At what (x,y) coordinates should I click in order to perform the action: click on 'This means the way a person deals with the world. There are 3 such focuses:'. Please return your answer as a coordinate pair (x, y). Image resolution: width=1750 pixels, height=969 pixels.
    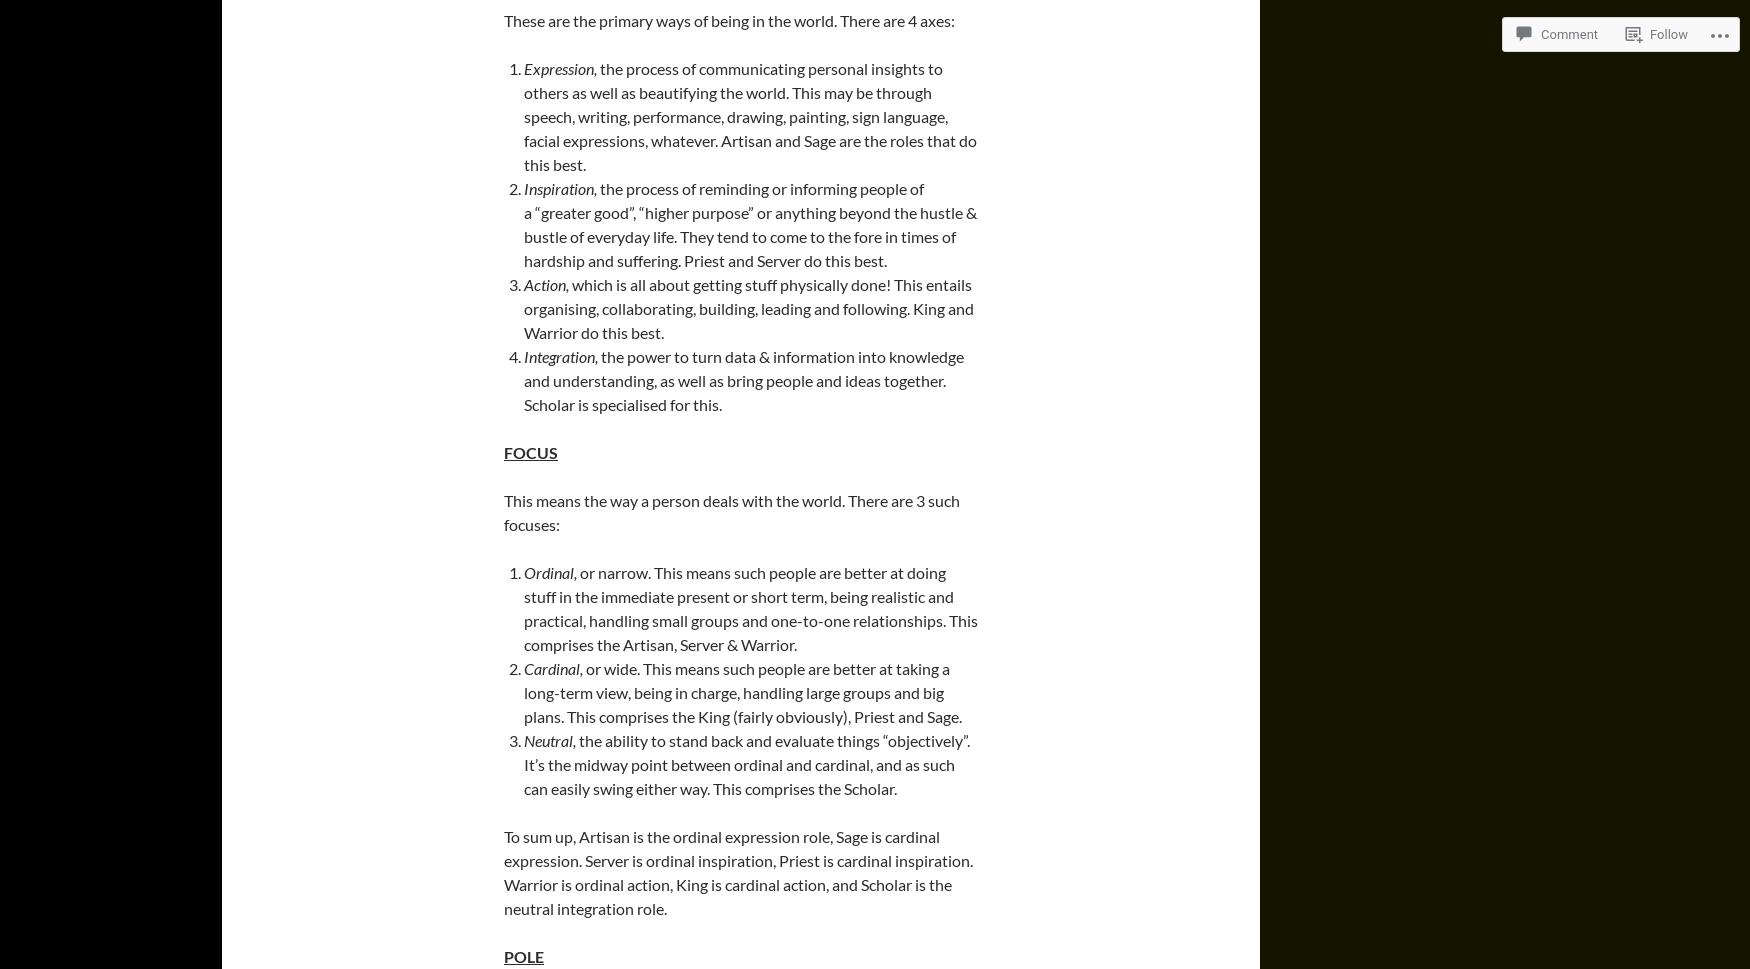
    Looking at the image, I should click on (502, 511).